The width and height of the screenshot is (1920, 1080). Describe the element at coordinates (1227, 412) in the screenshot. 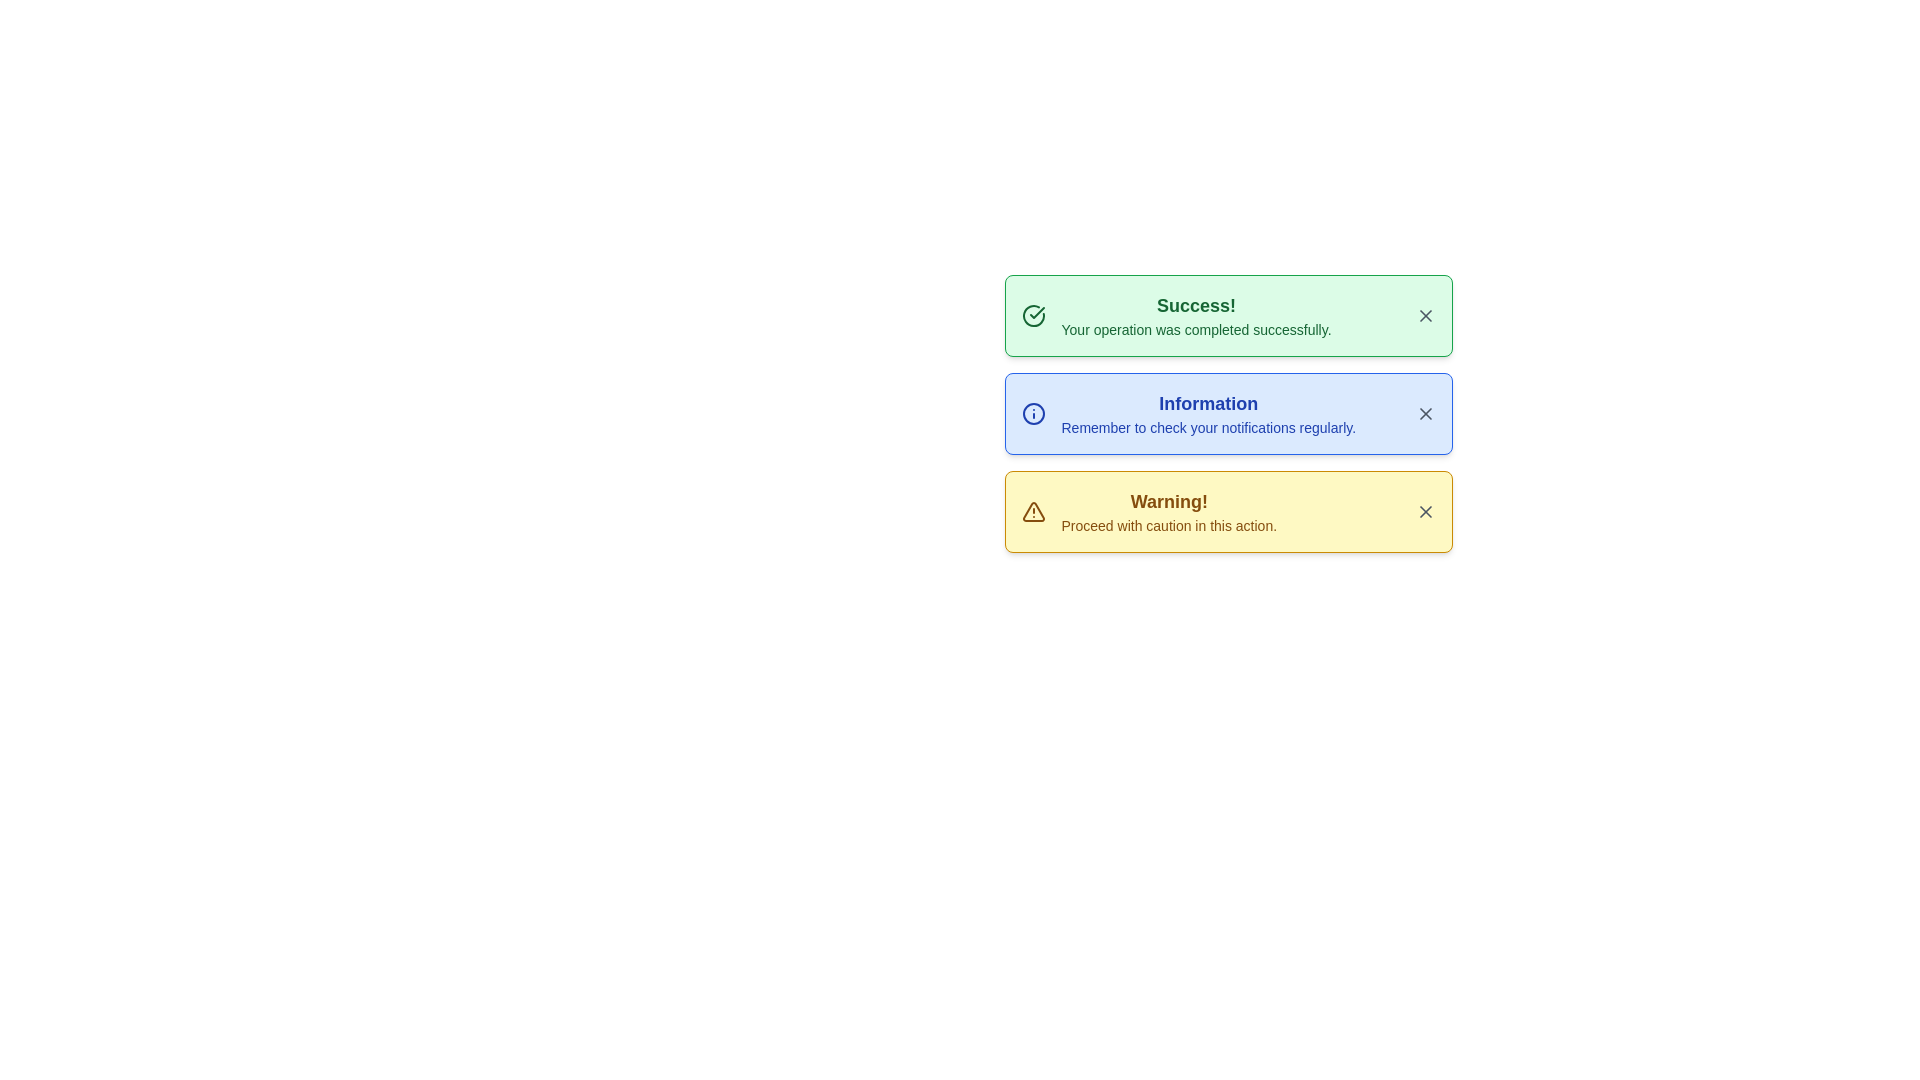

I see `message in the informational notification box with a light blue background and dark blue border, titled 'Information' with the description 'Remember to check your notifications regularly.'` at that location.